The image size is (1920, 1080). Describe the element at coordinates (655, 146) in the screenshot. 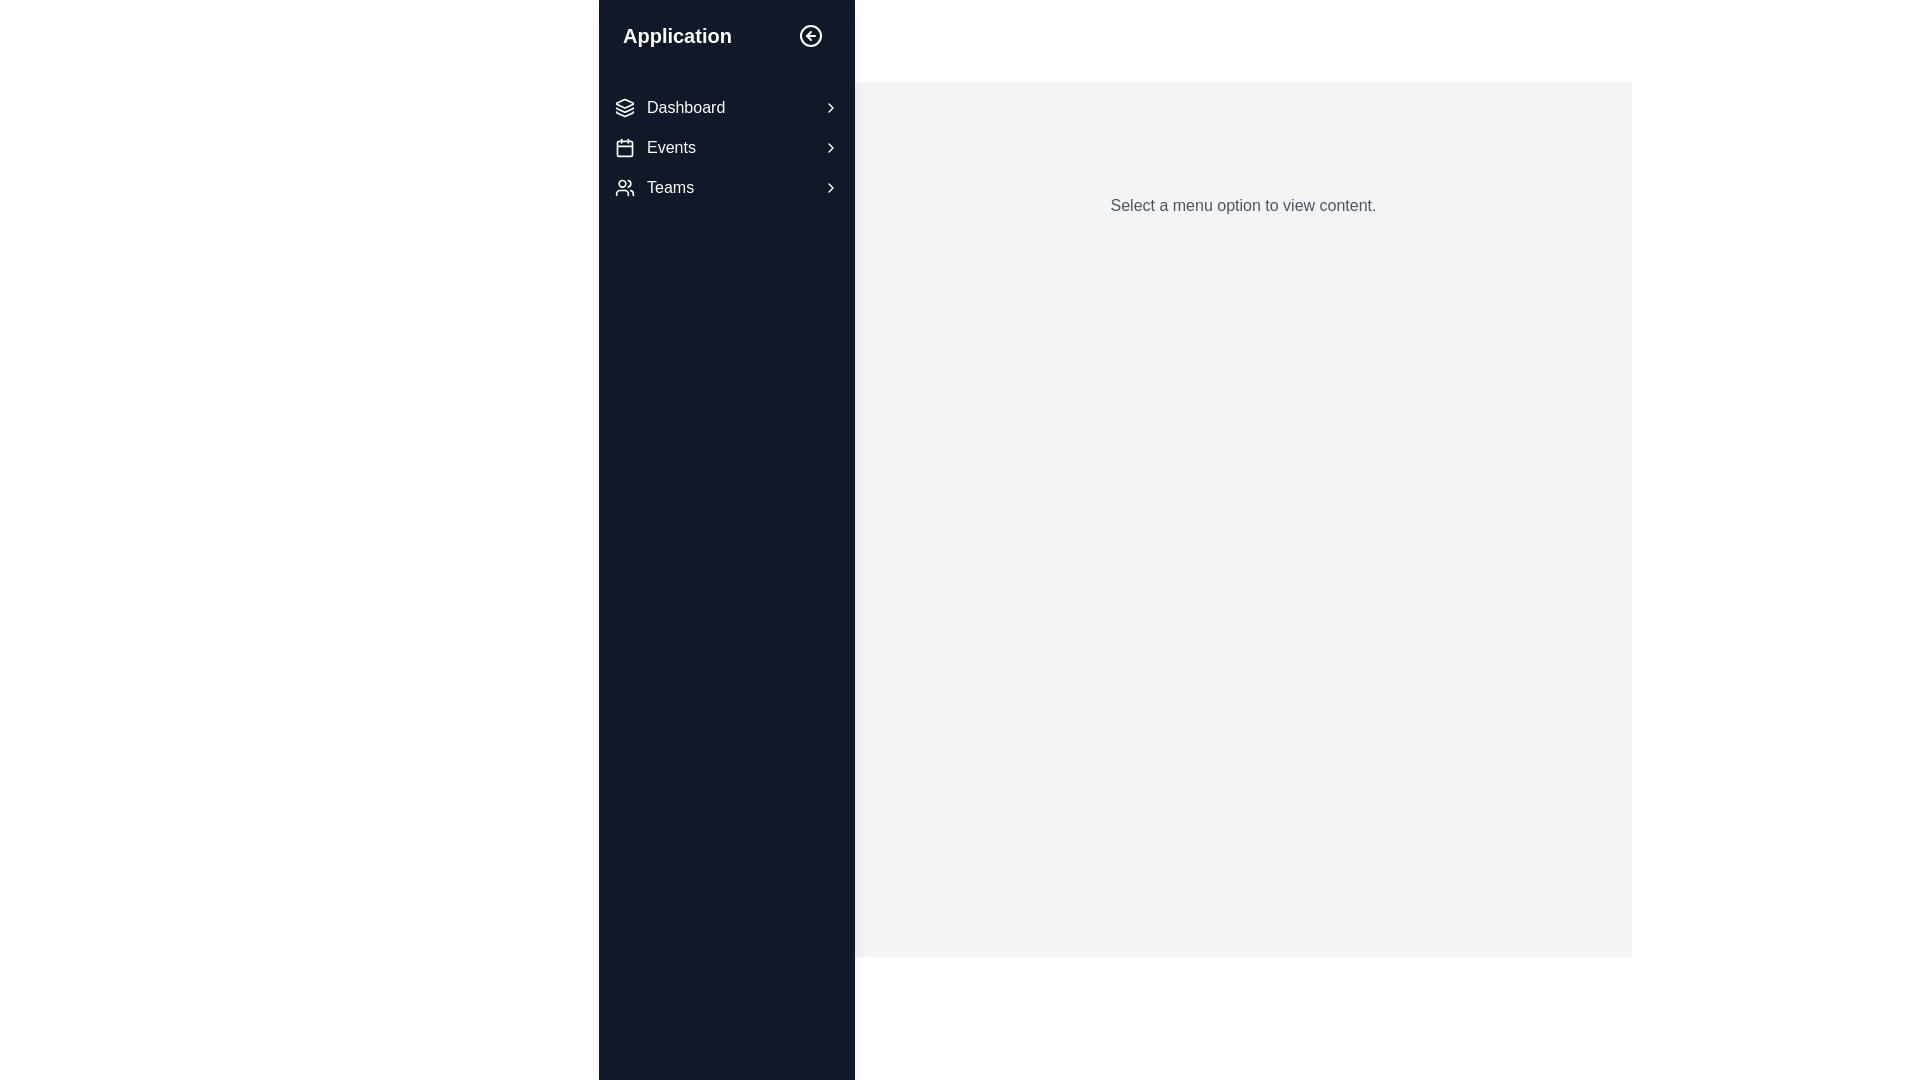

I see `the second item in the vertical navigation menu on the left side of the interface, which represents access to the 'Events' feature` at that location.